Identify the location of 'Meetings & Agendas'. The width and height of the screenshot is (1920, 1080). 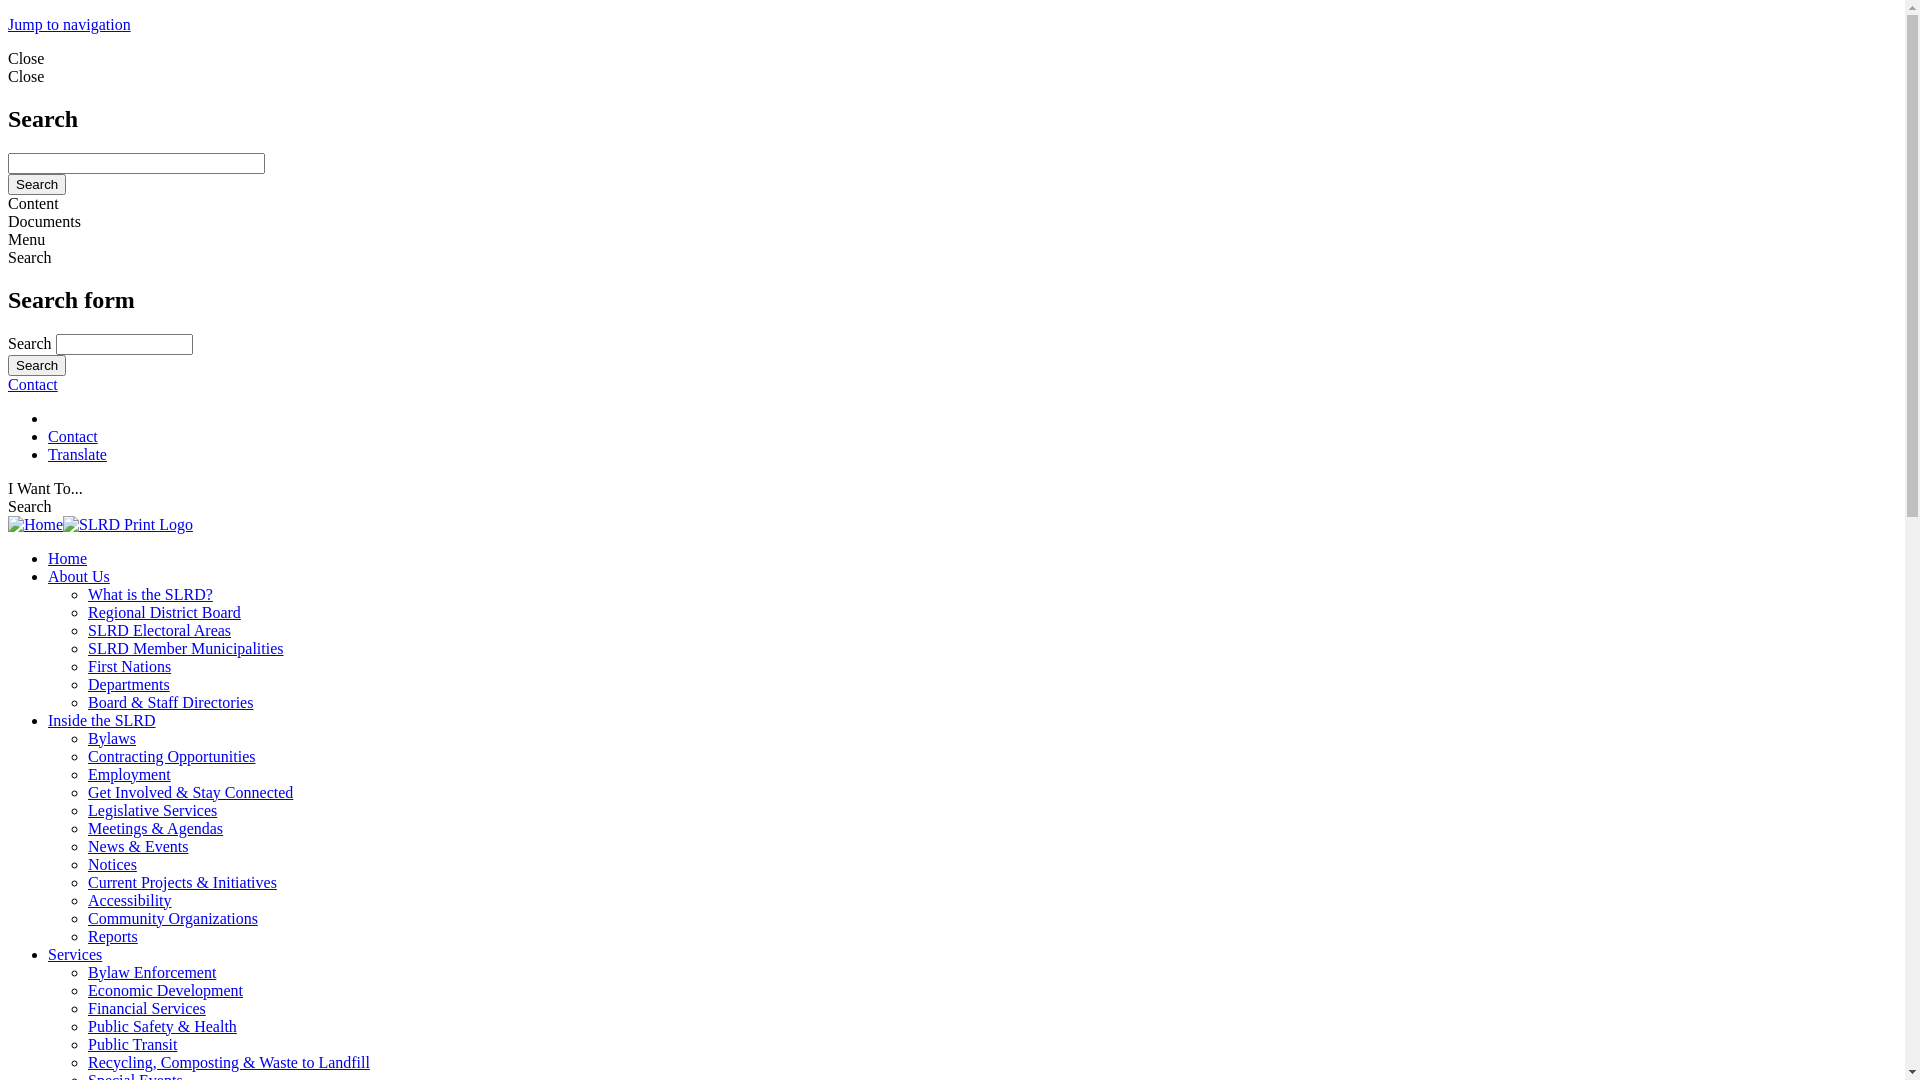
(154, 828).